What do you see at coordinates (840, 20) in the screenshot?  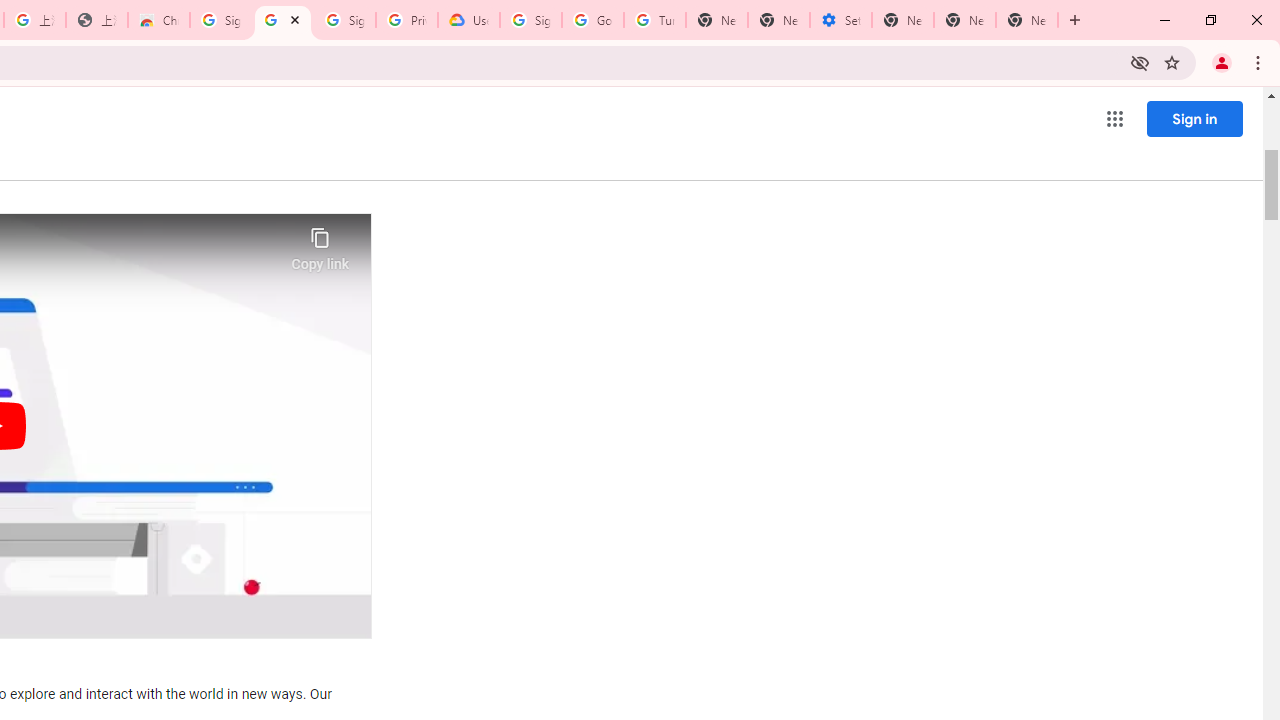 I see `'Settings - System'` at bounding box center [840, 20].